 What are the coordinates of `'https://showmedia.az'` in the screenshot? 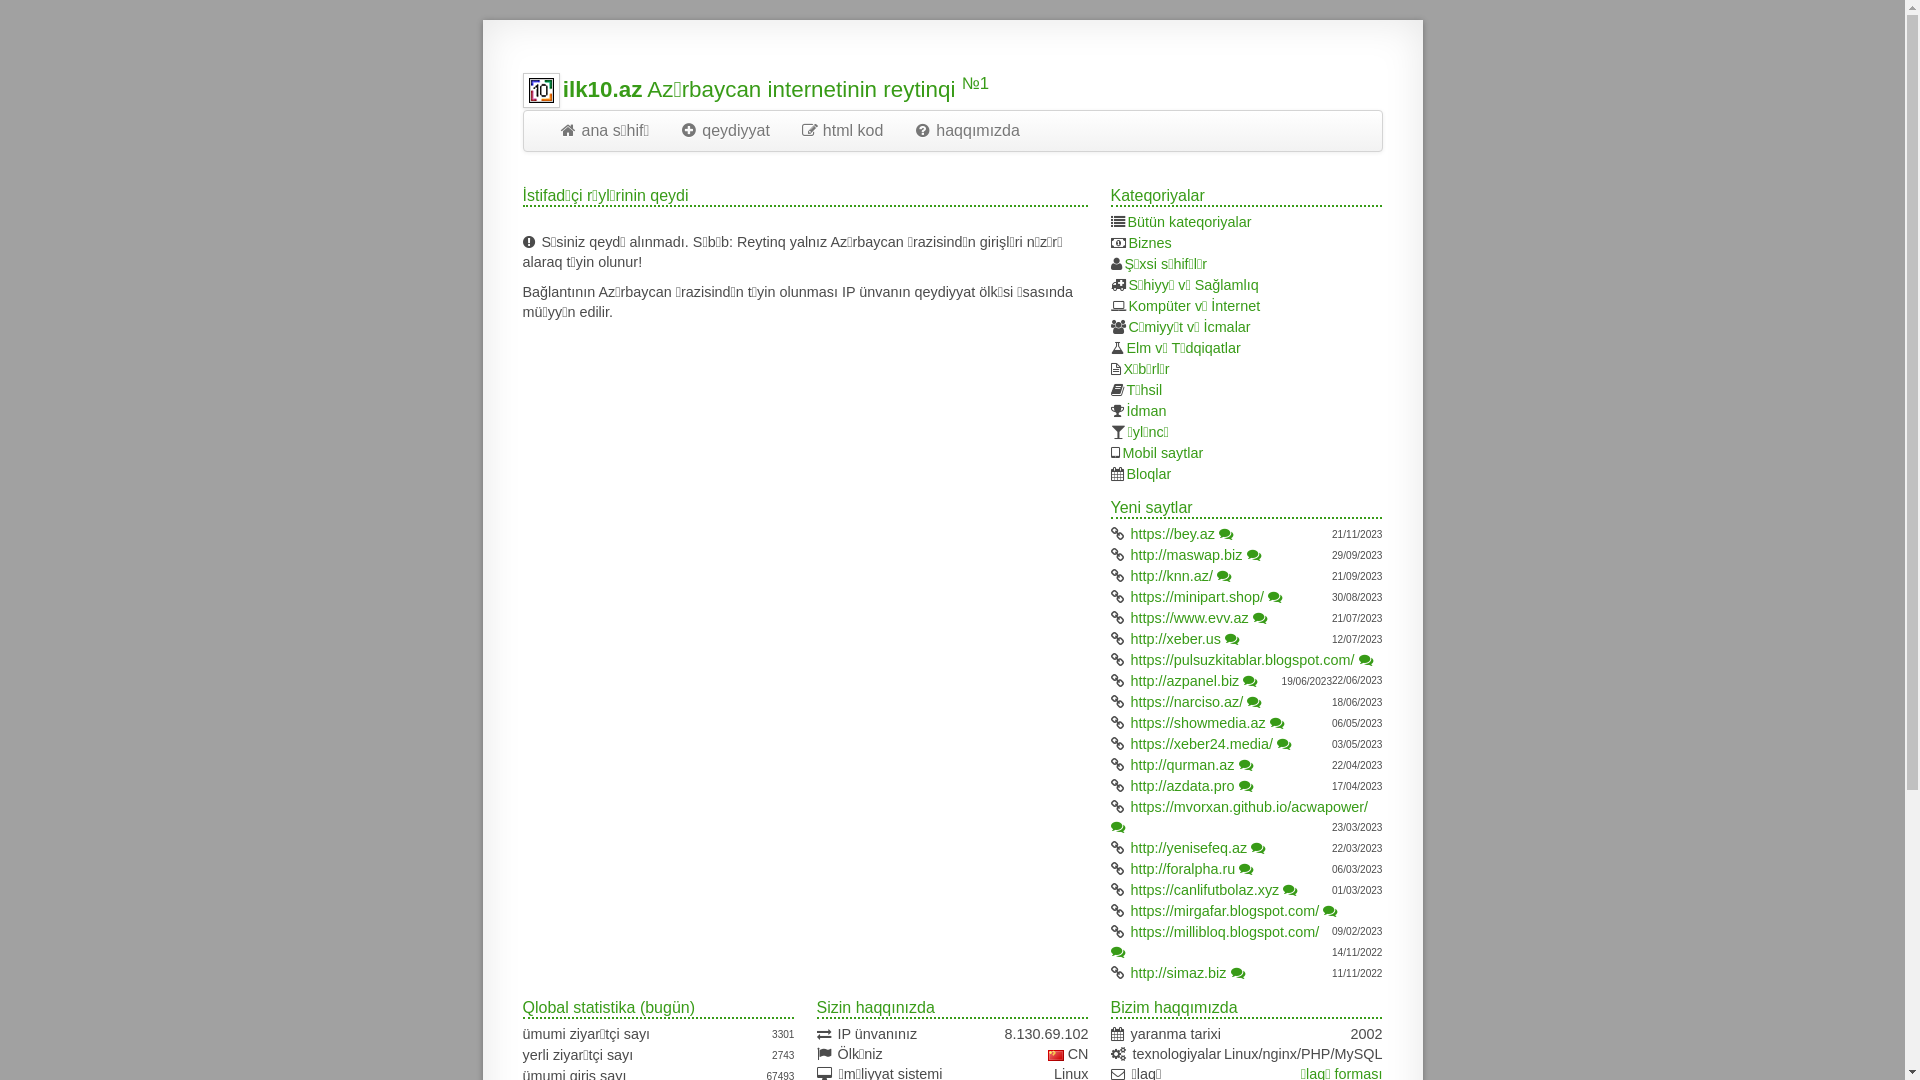 It's located at (1198, 722).